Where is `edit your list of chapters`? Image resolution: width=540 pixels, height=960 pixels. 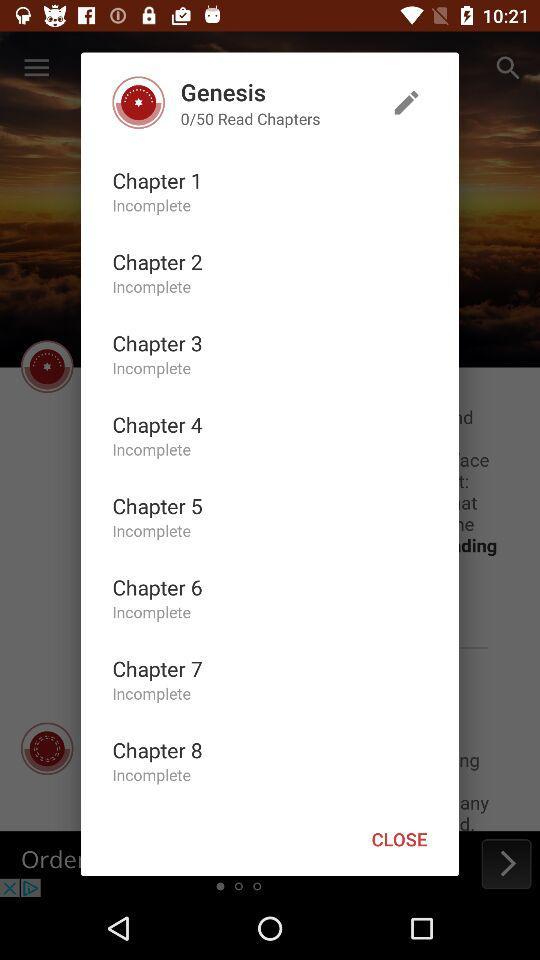
edit your list of chapters is located at coordinates (405, 102).